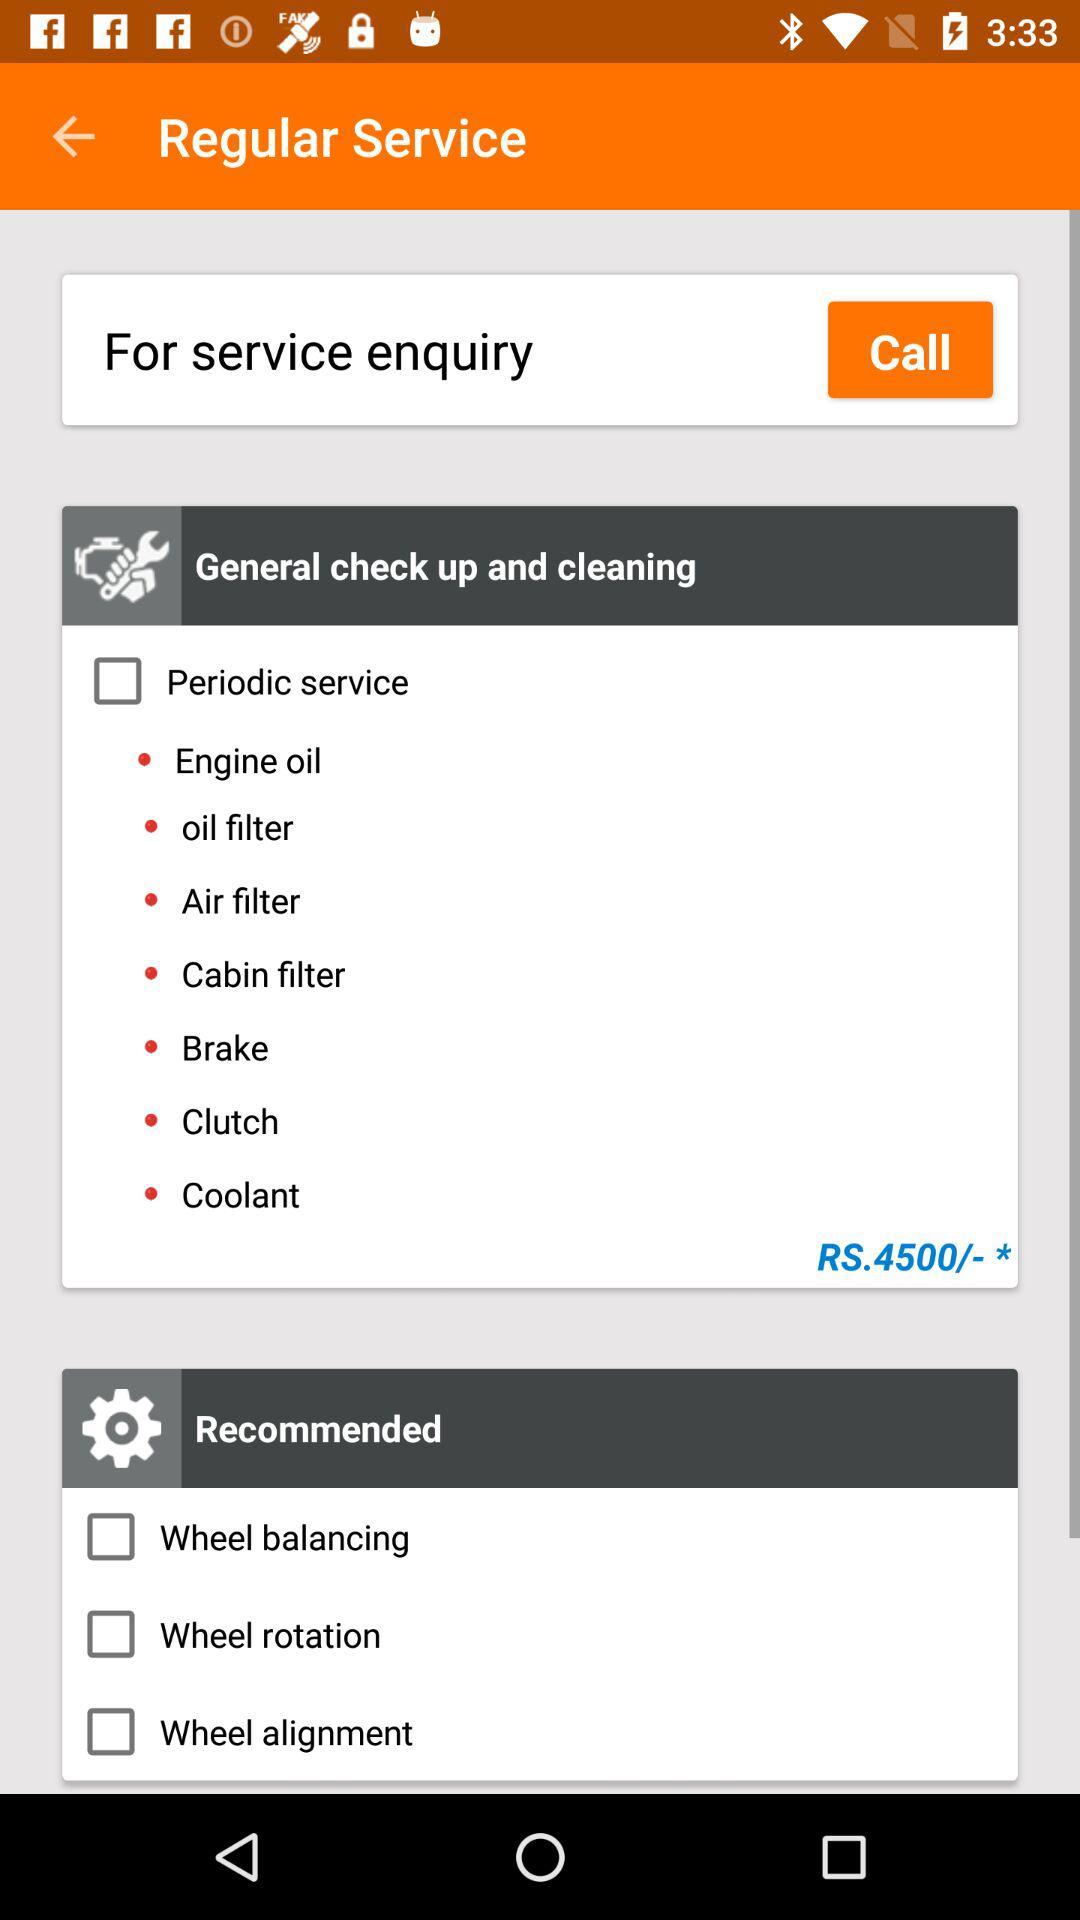 The height and width of the screenshot is (1920, 1080). Describe the element at coordinates (540, 1730) in the screenshot. I see `the item below the wheel rotation icon` at that location.